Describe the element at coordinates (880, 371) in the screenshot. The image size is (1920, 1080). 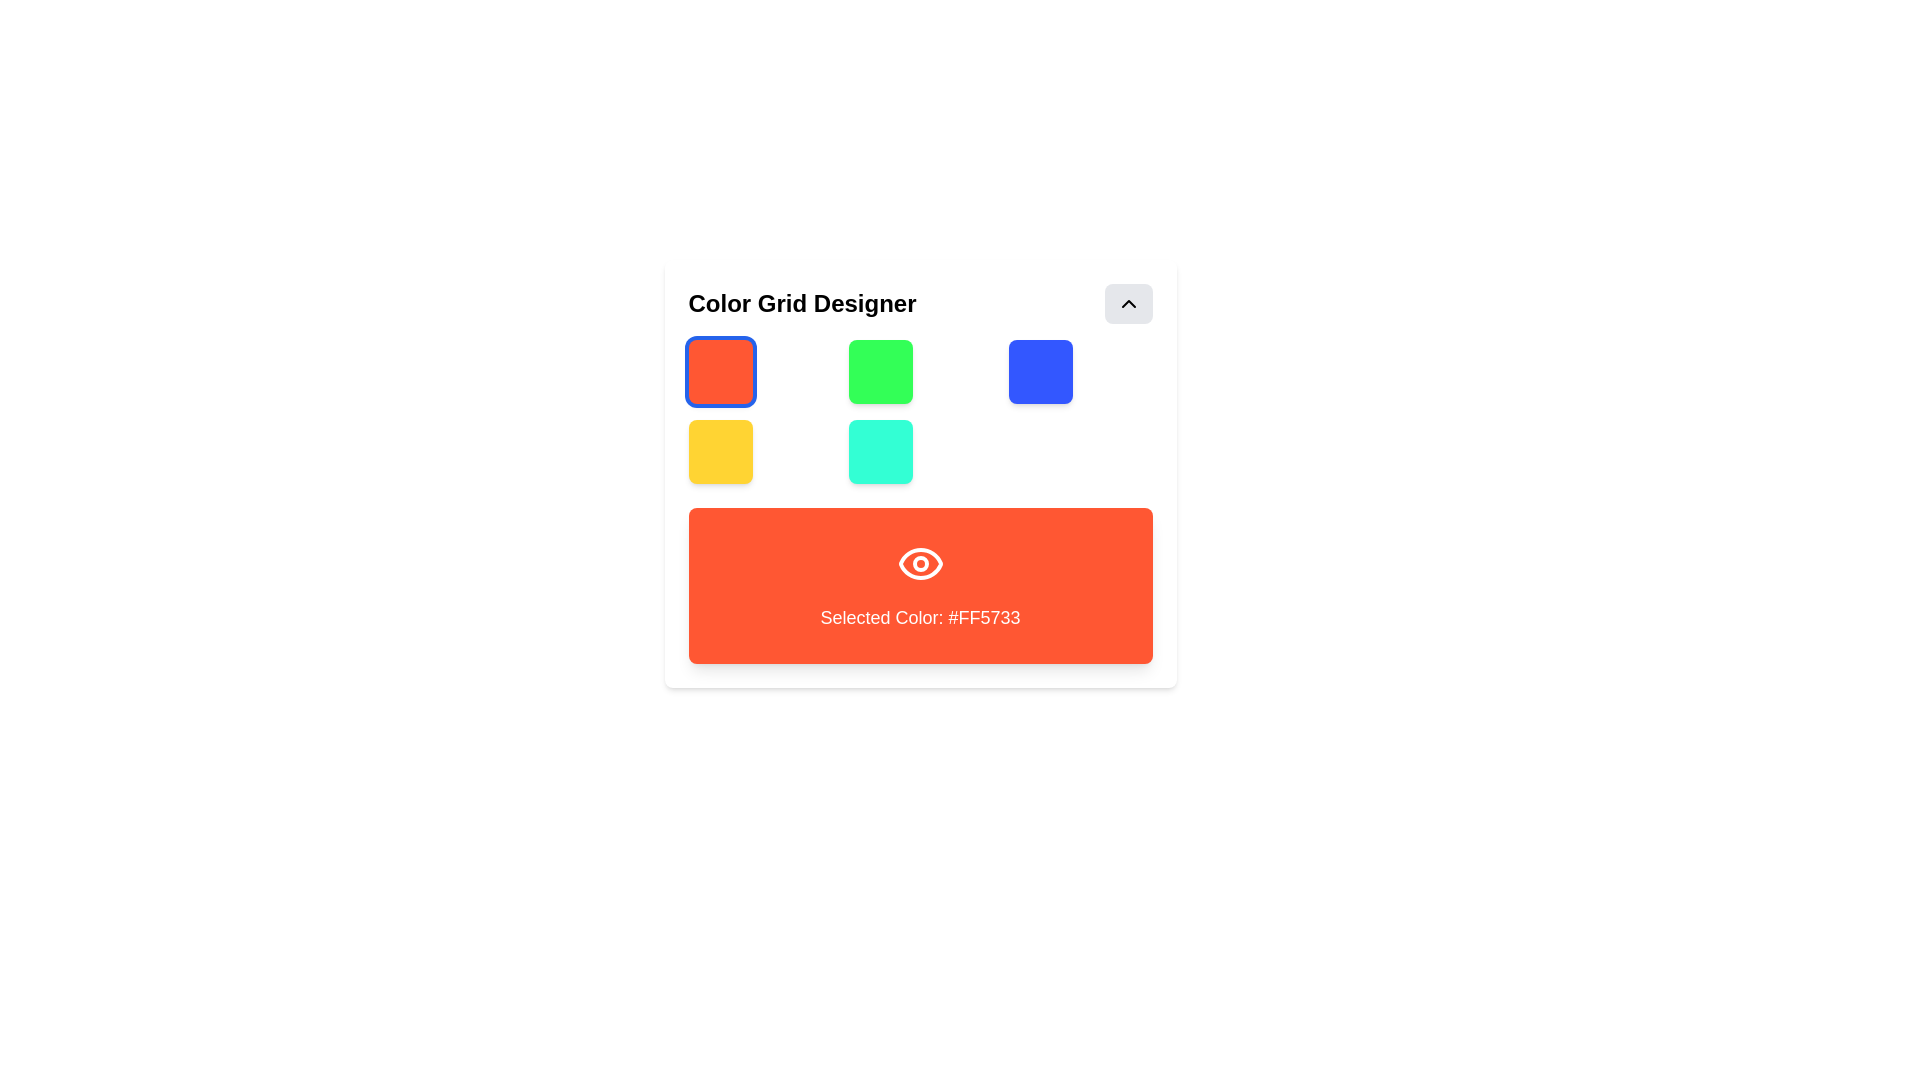
I see `the green-colored square option, which is the second square in a grid layout, positioned in the first row between a red-tinted square and a dark blue square` at that location.